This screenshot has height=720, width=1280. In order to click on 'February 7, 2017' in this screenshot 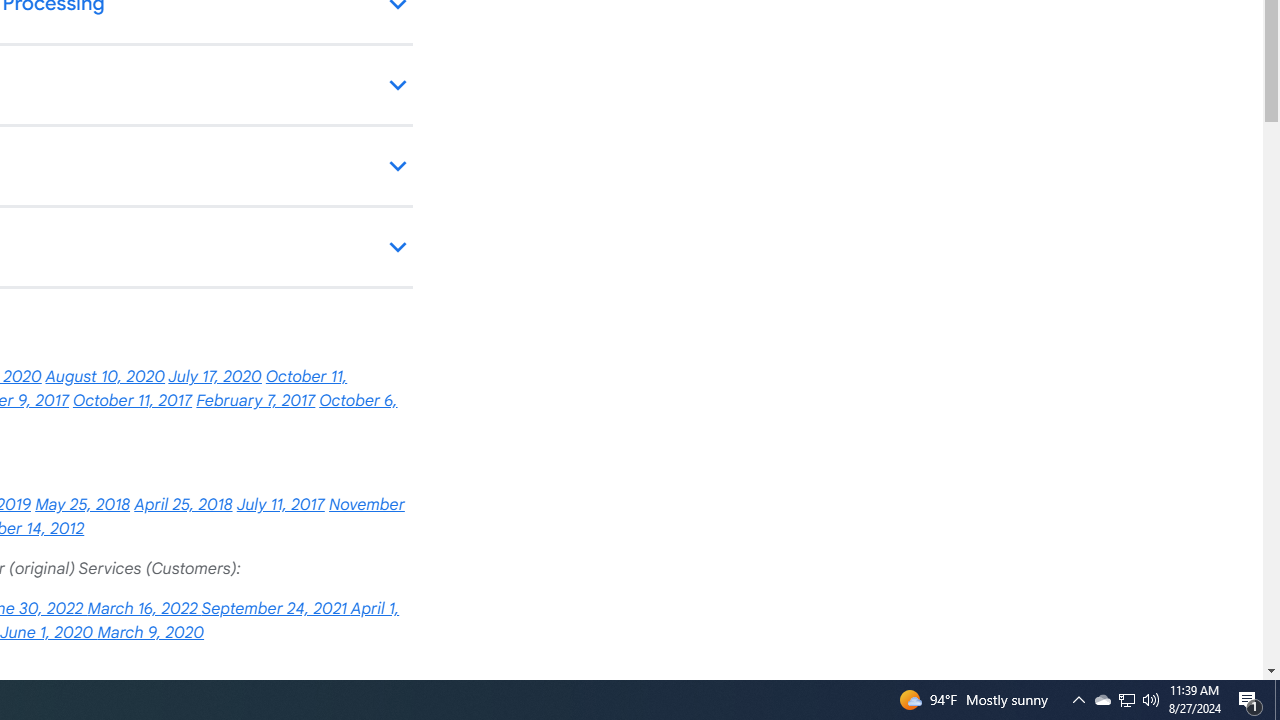, I will do `click(255, 401)`.